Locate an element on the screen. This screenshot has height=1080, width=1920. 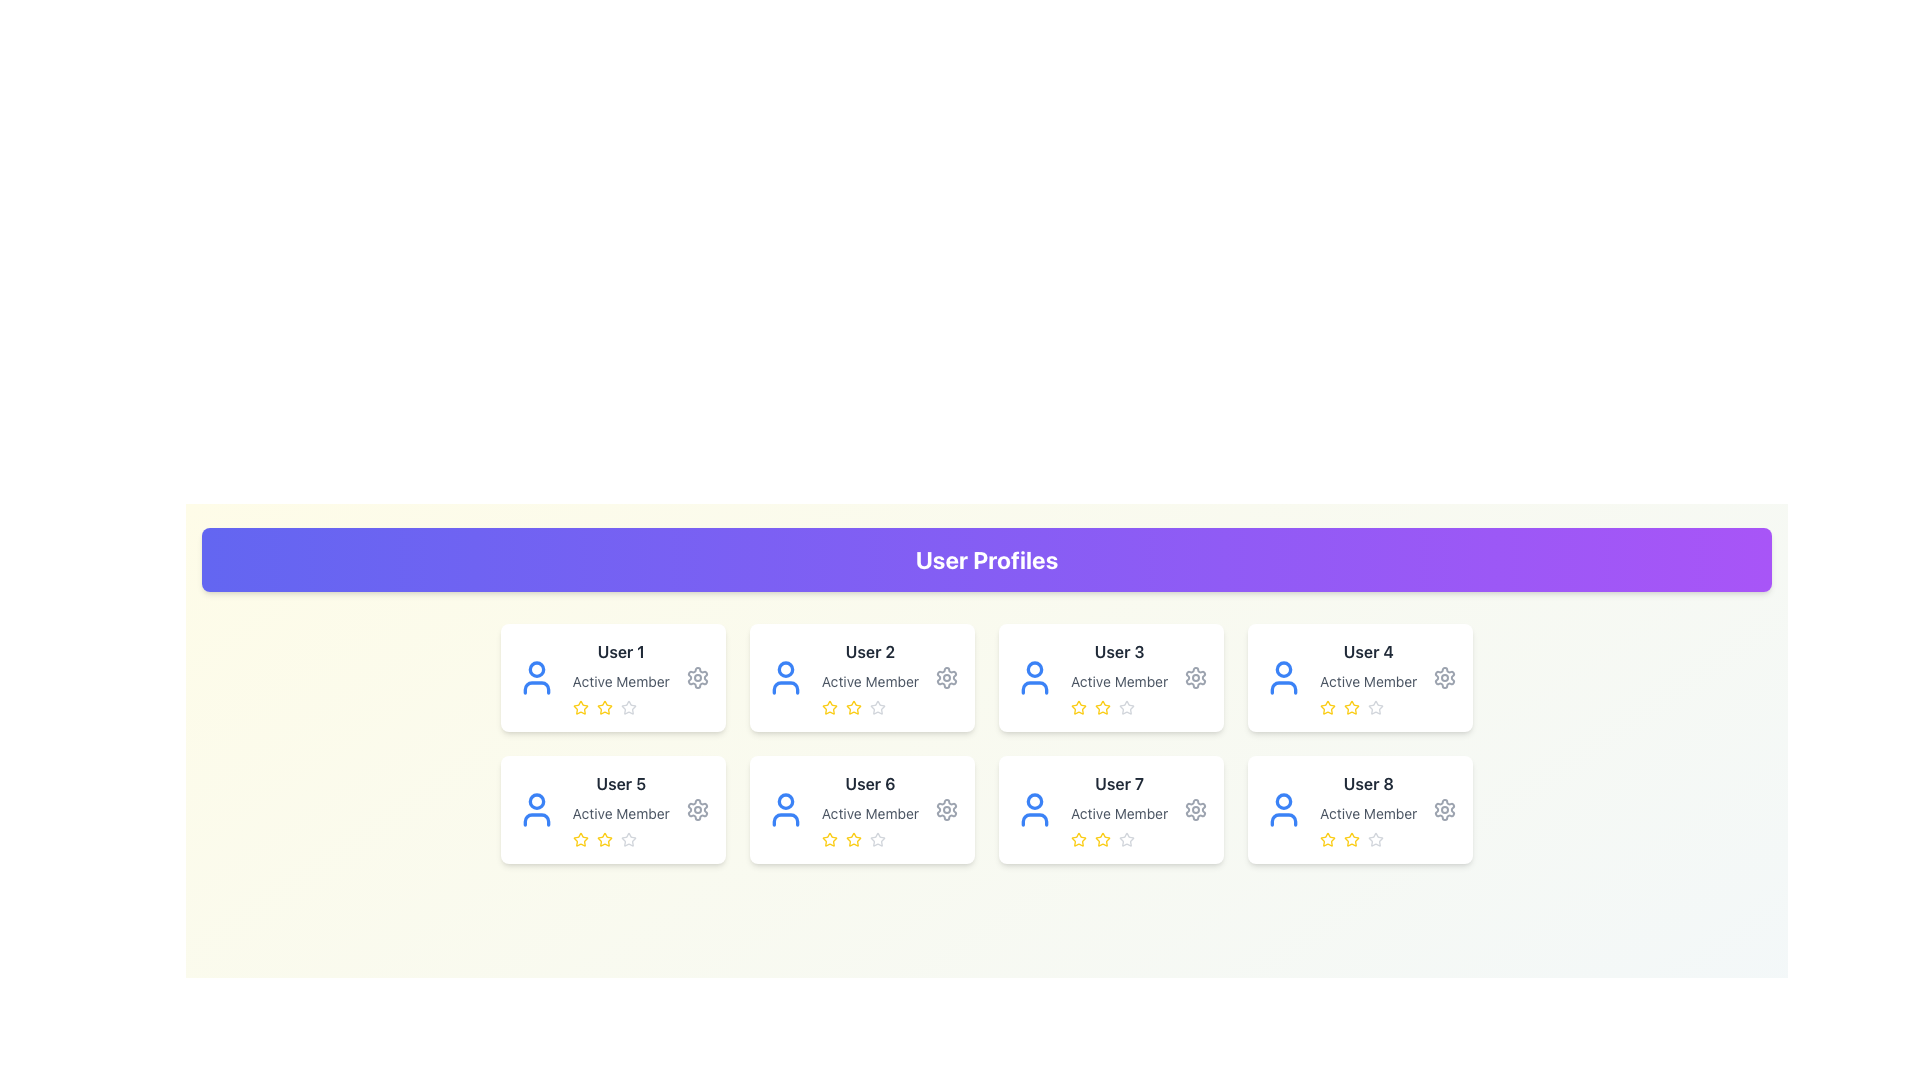
the gear-shaped icon located at the far right edge of the card for 'User 7' is located at coordinates (1196, 810).